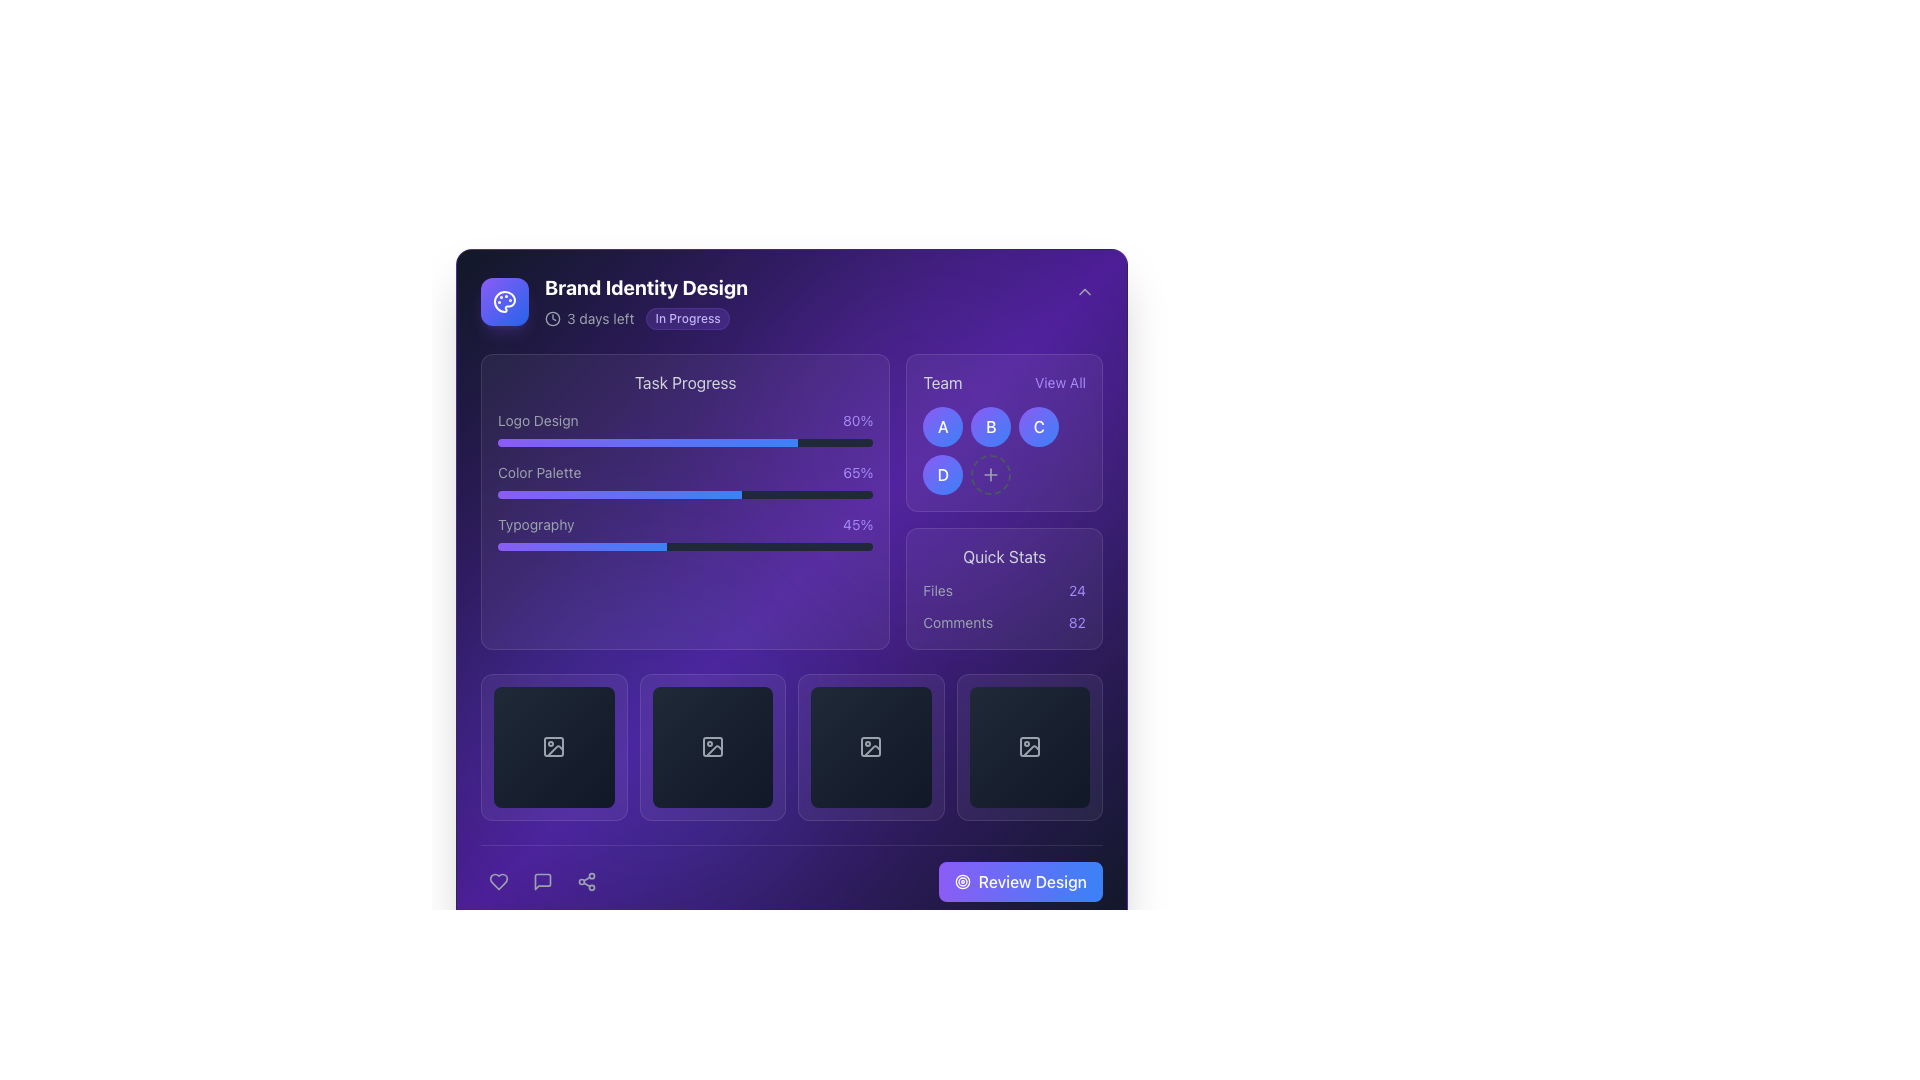 The image size is (1920, 1080). What do you see at coordinates (685, 442) in the screenshot?
I see `the first horizontal progress bar in the 'Task Progress' section, which is adjacent to the 'Logo Design' label and indicates an 80% completion with a gradient from violet to blue` at bounding box center [685, 442].